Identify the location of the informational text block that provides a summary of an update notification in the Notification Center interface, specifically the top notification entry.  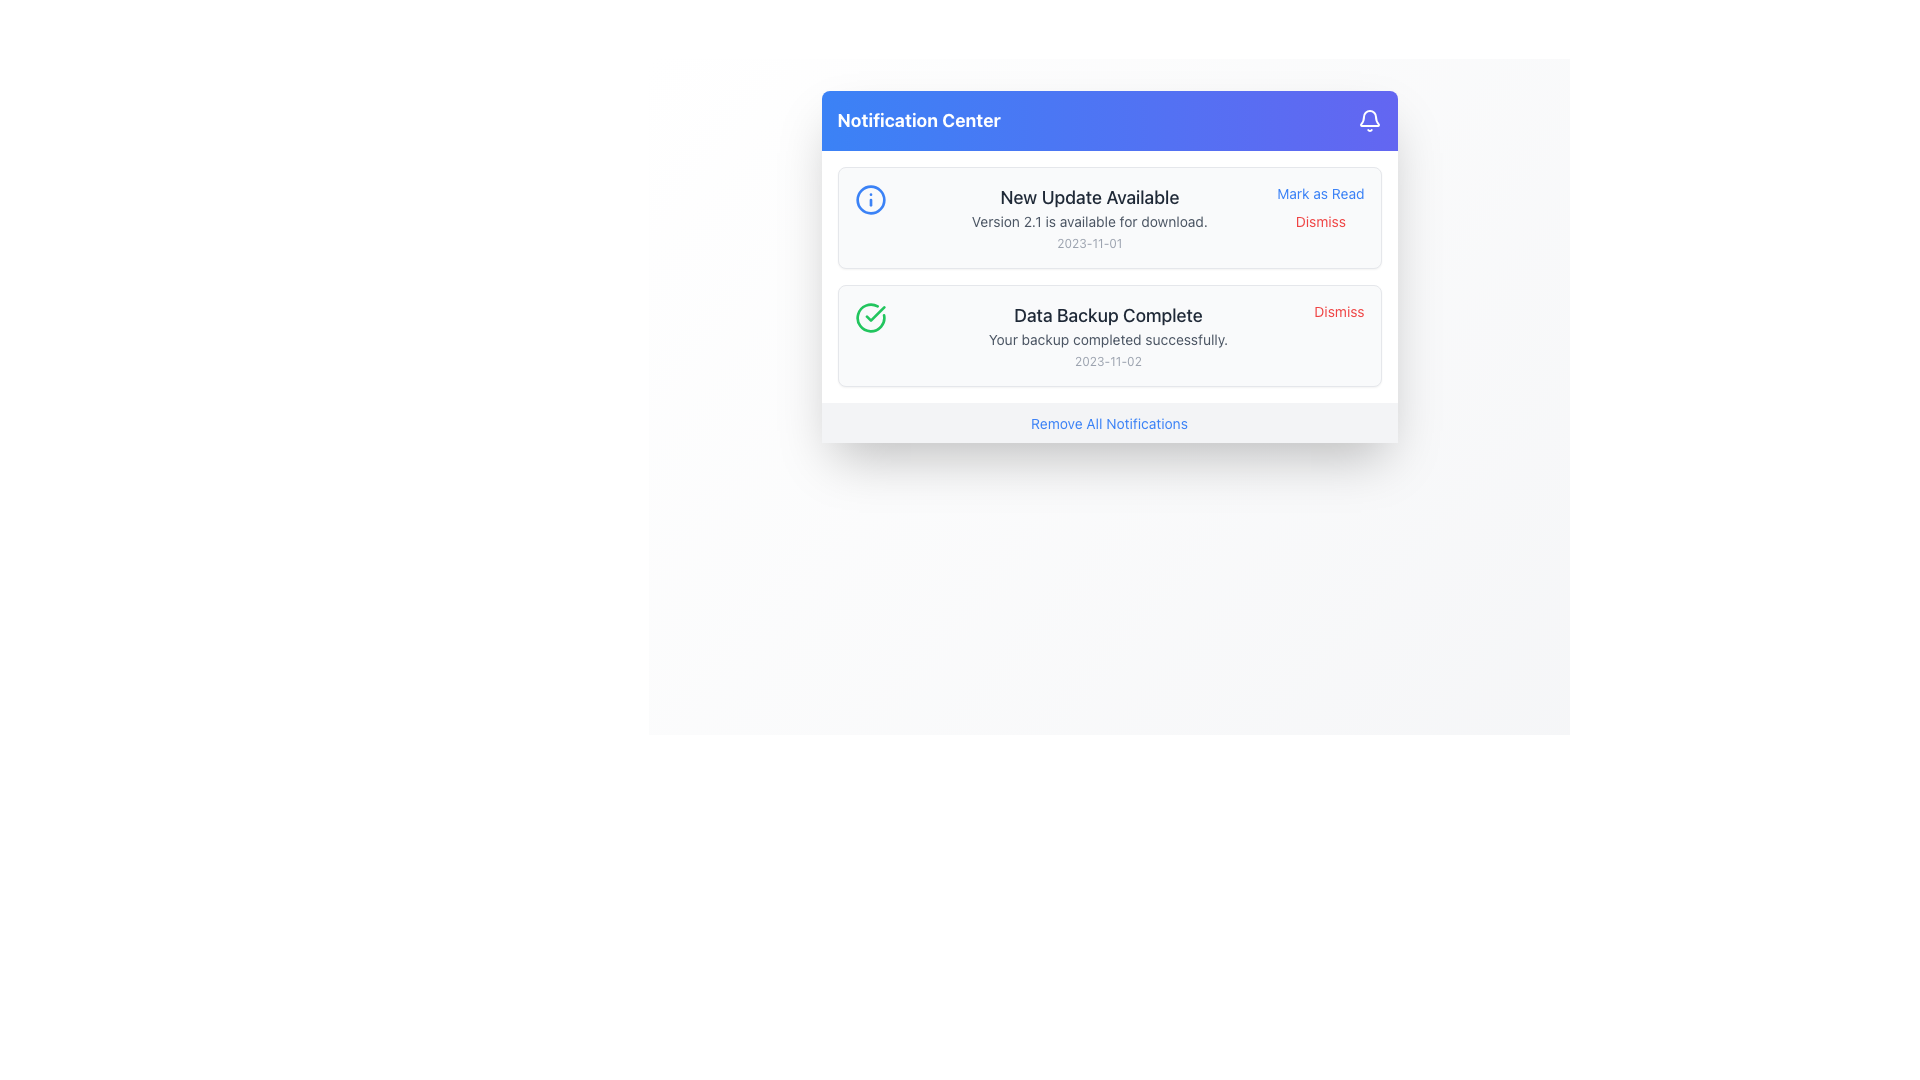
(1088, 218).